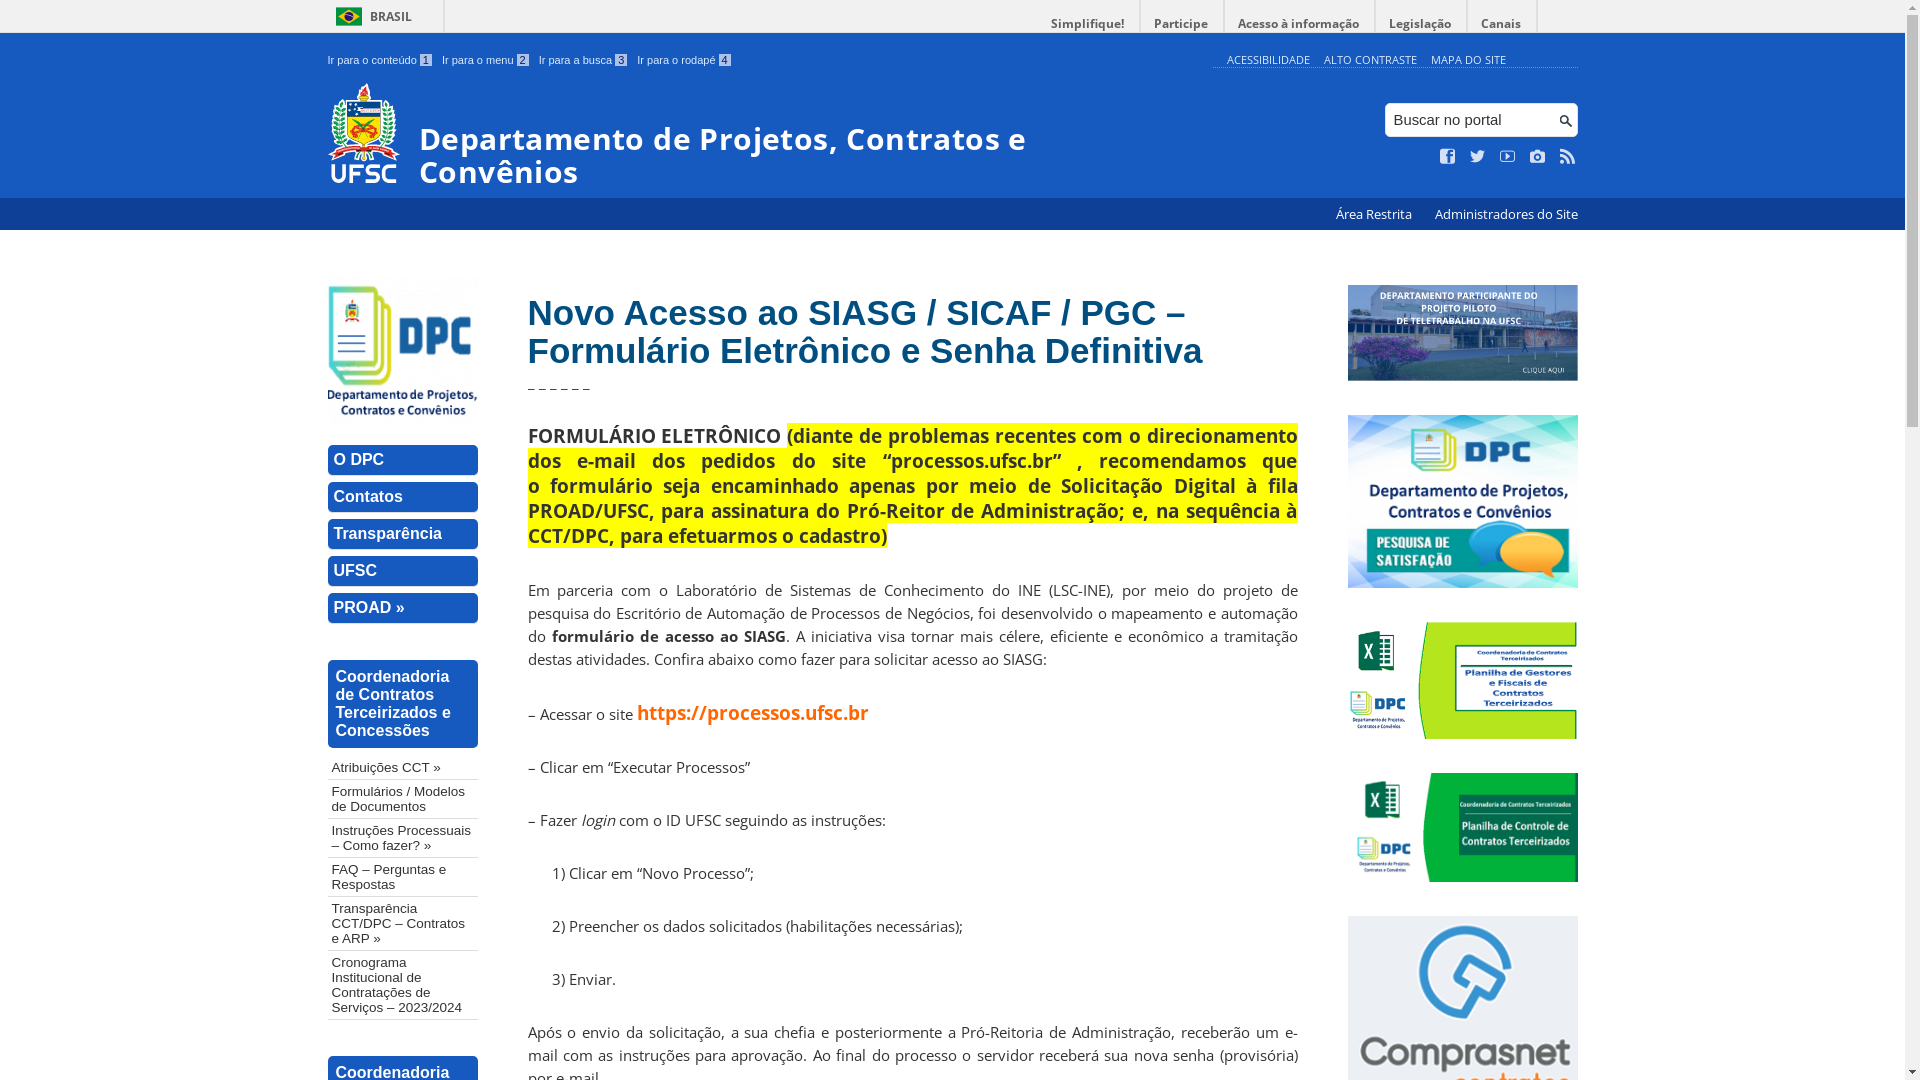 The image size is (1920, 1080). I want to click on 'Ir para a busca 3', so click(538, 59).